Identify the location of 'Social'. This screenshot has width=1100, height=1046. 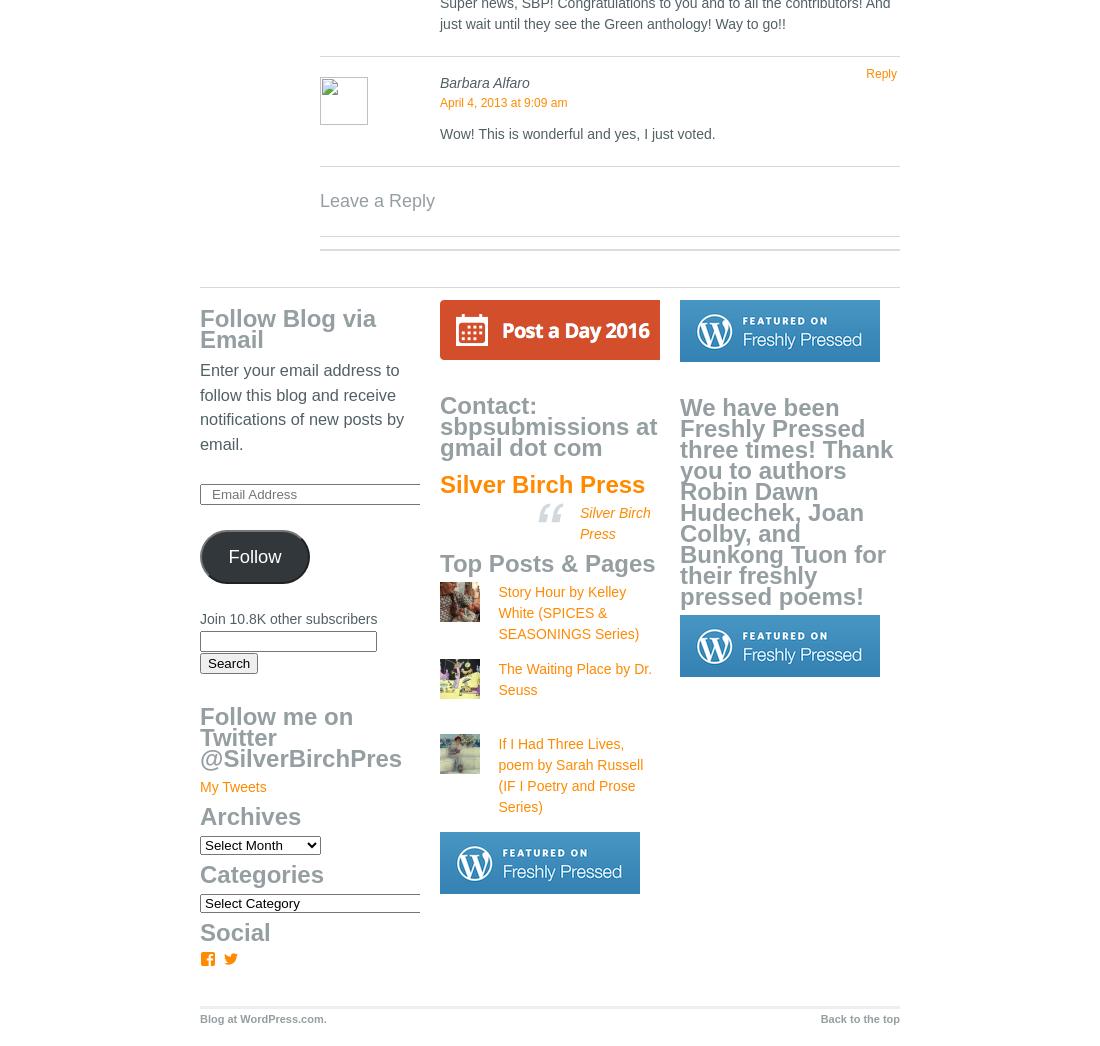
(234, 932).